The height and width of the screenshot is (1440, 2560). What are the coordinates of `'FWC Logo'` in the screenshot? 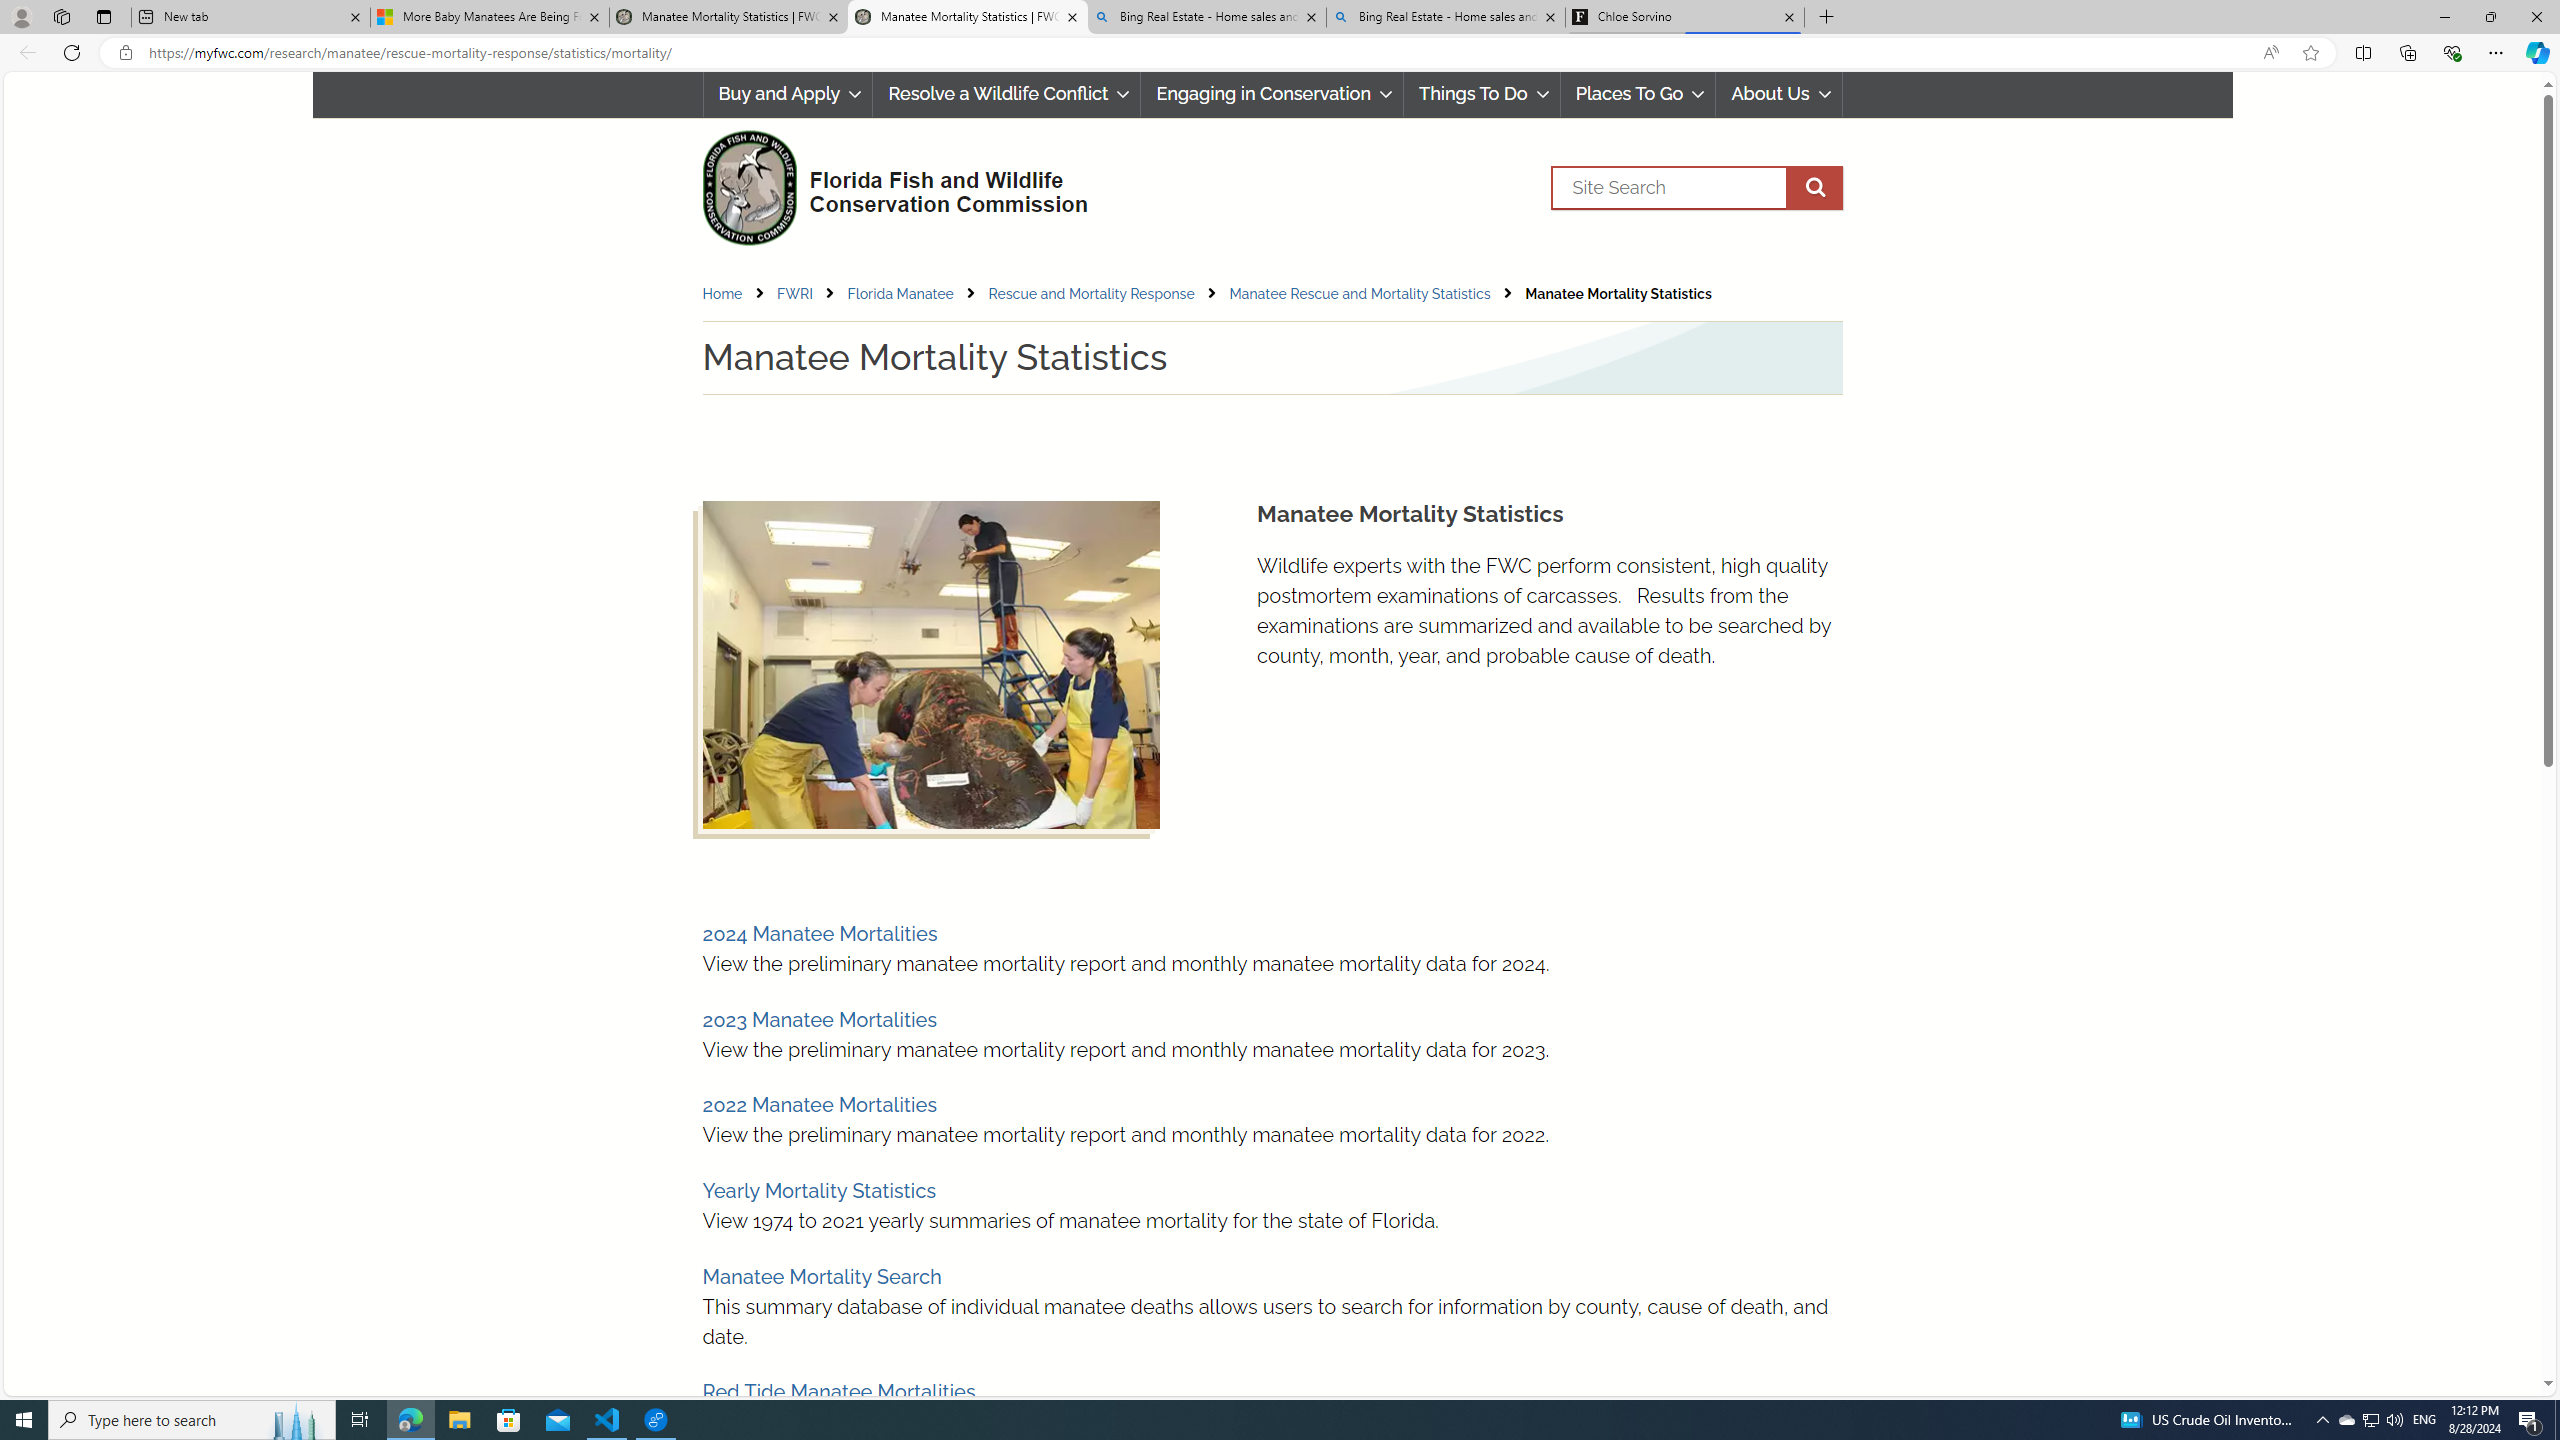 It's located at (747, 187).